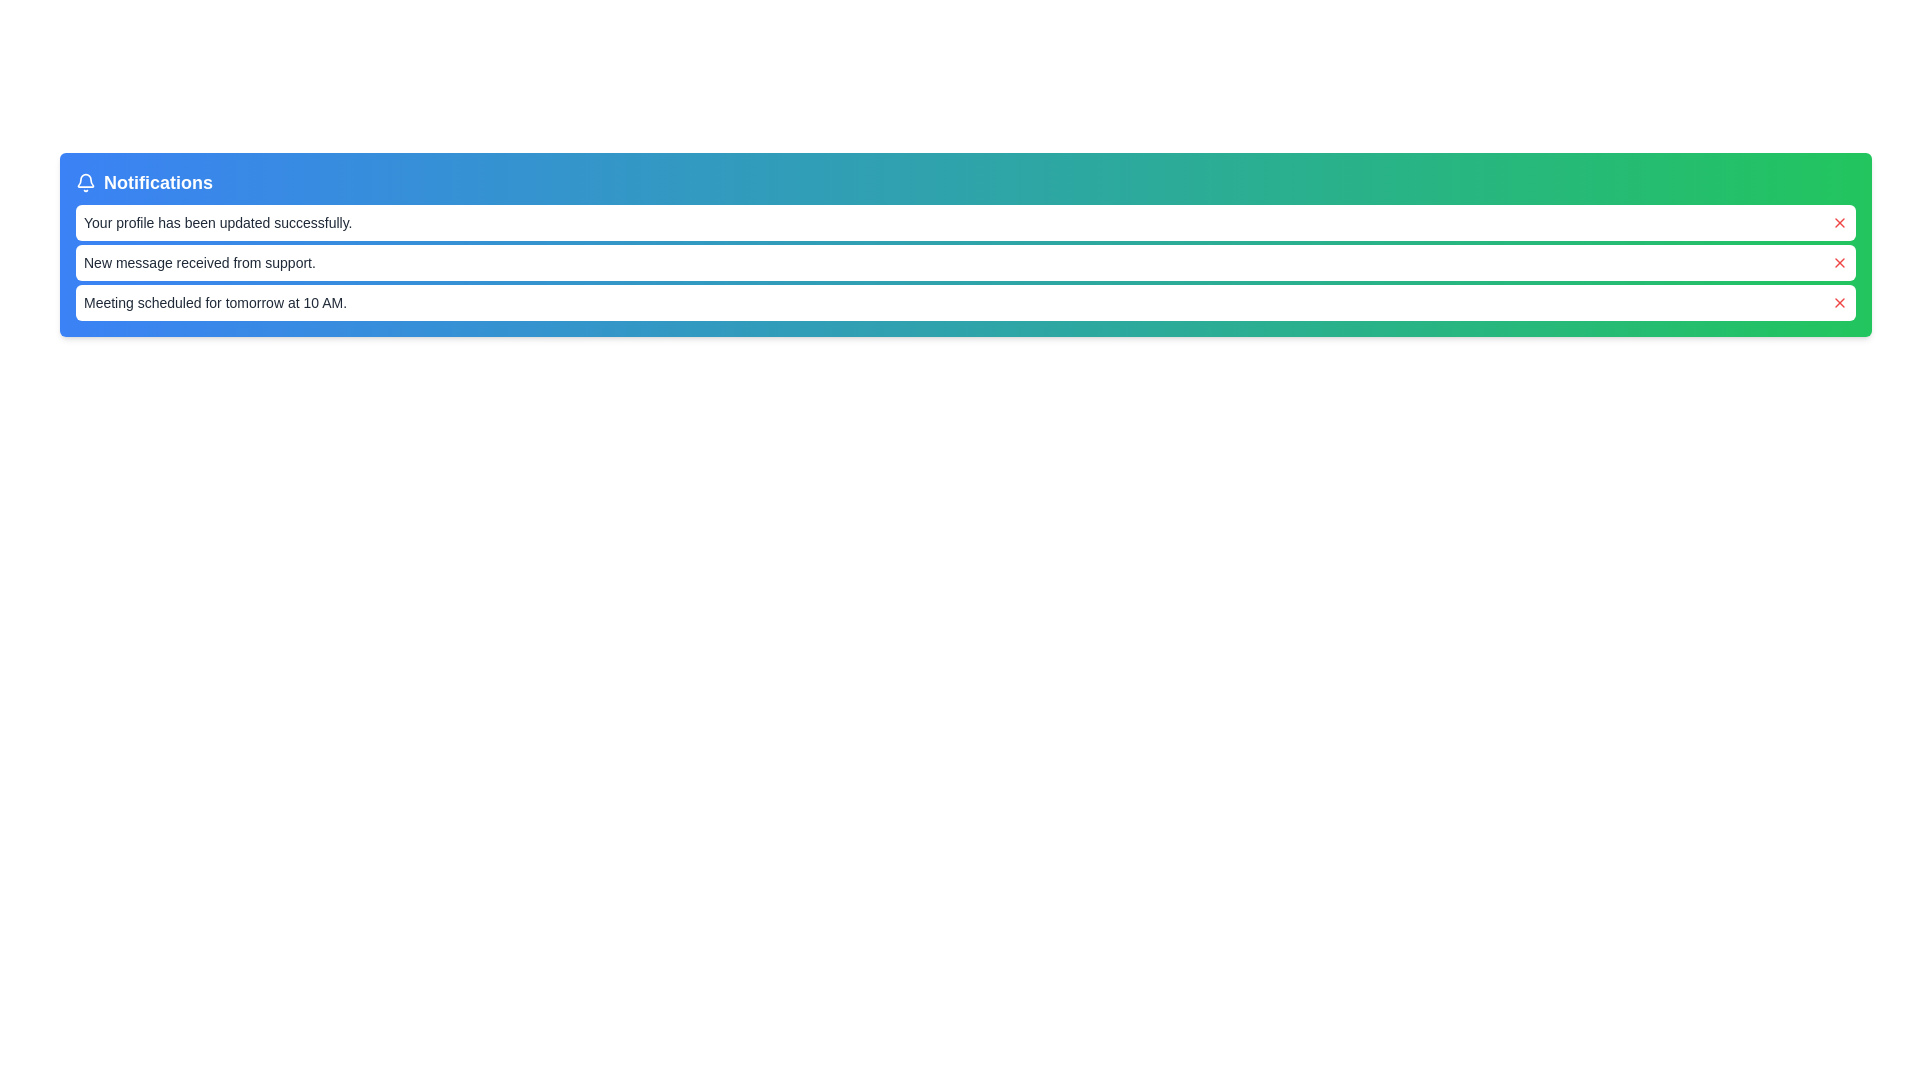 This screenshot has width=1920, height=1080. What do you see at coordinates (215, 303) in the screenshot?
I see `the Text Block displaying 'Meeting scheduled for tomorrow at 10 AM.' in a small, gray font located in the notification panel` at bounding box center [215, 303].